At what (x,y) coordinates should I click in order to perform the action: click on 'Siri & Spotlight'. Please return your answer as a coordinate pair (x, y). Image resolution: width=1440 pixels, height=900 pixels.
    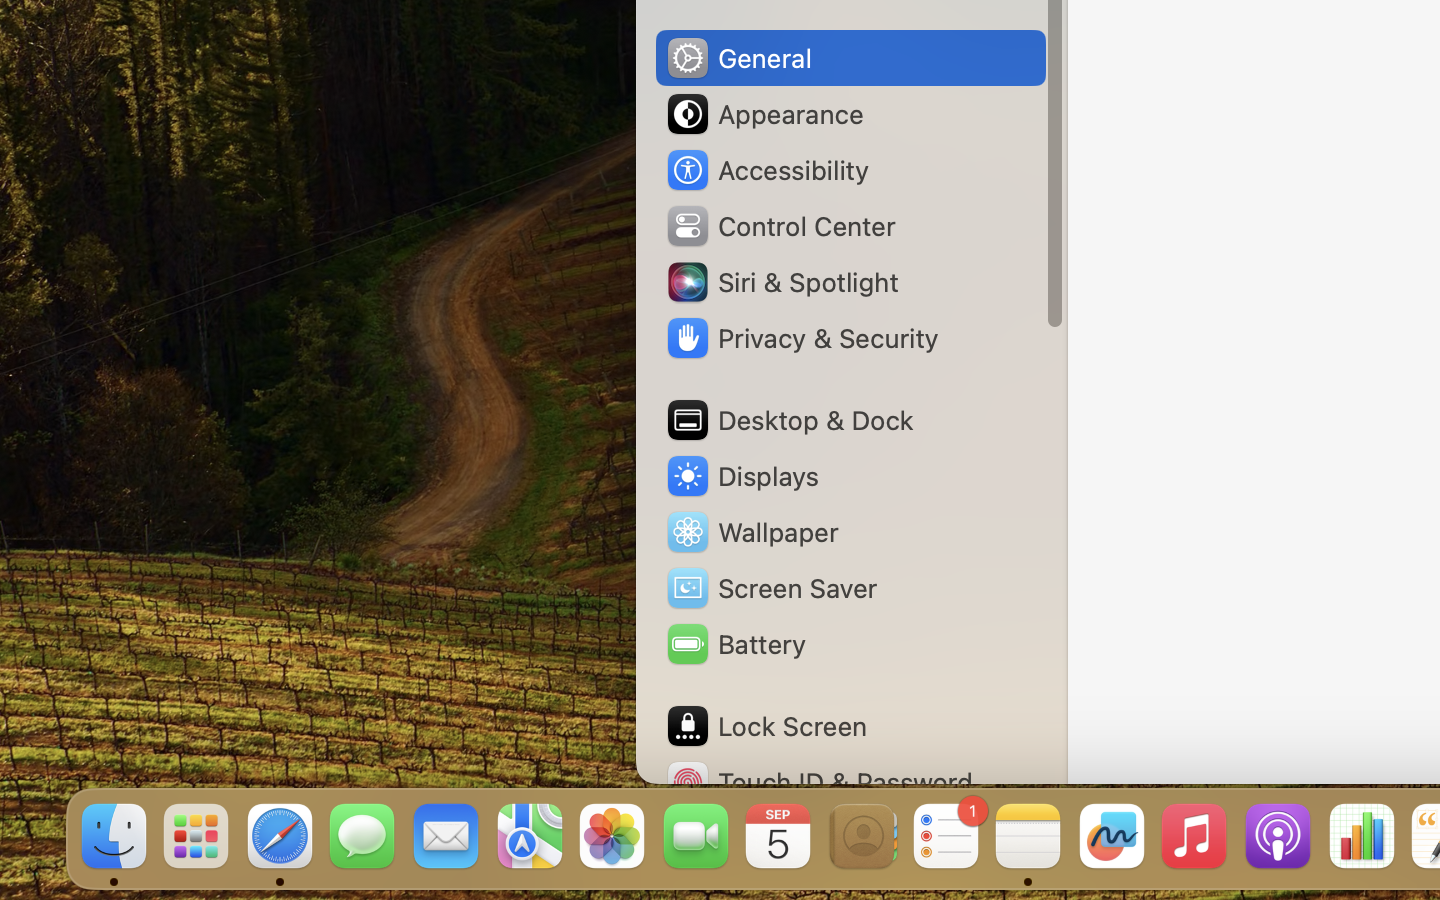
    Looking at the image, I should click on (781, 280).